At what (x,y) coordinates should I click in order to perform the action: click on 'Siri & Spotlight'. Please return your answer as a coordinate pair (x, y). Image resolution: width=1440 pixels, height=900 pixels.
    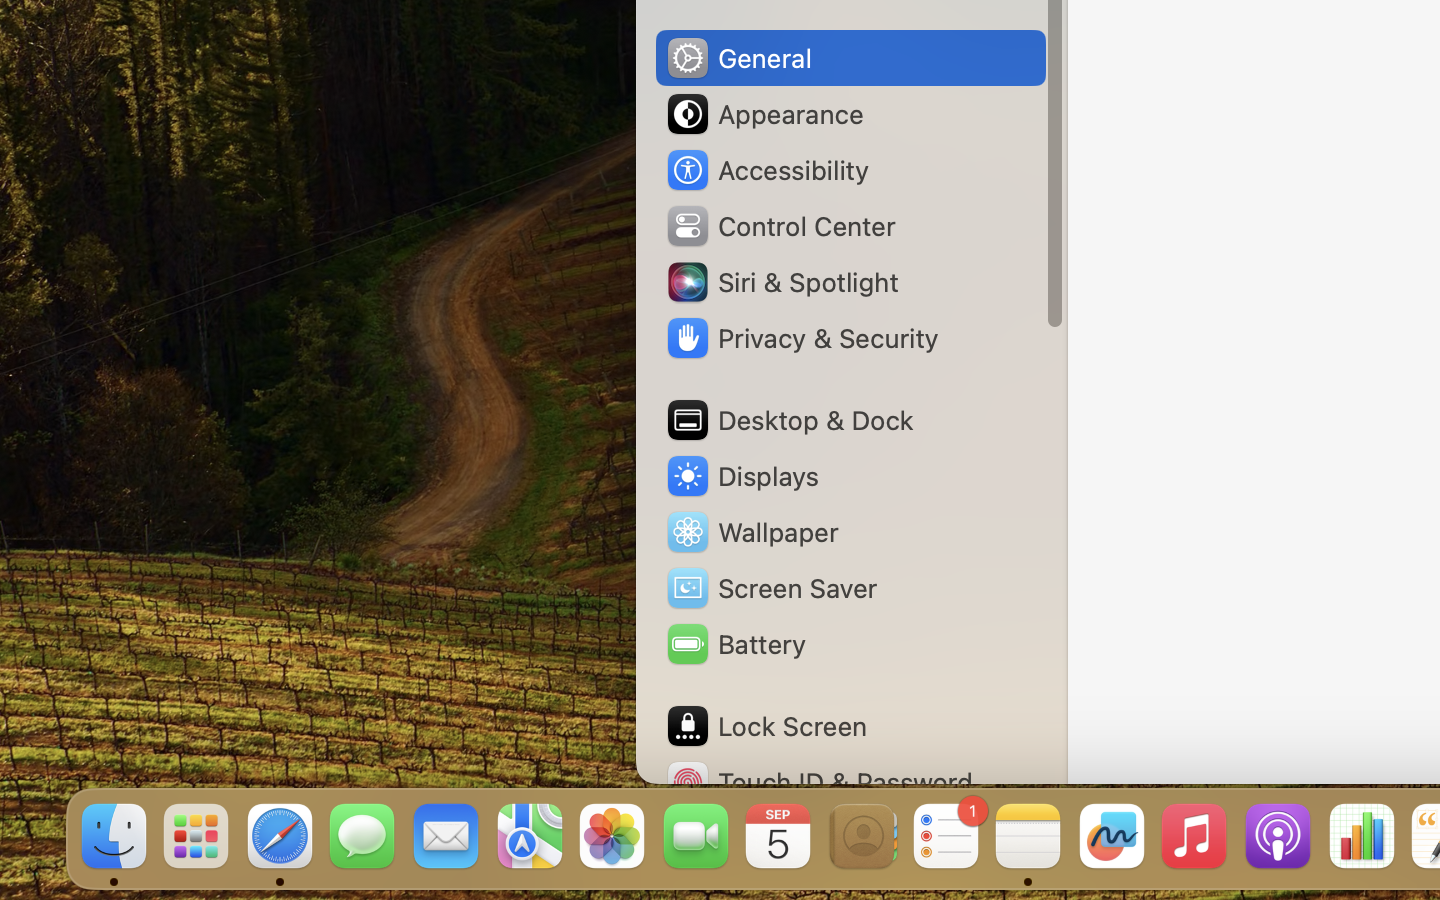
    Looking at the image, I should click on (781, 280).